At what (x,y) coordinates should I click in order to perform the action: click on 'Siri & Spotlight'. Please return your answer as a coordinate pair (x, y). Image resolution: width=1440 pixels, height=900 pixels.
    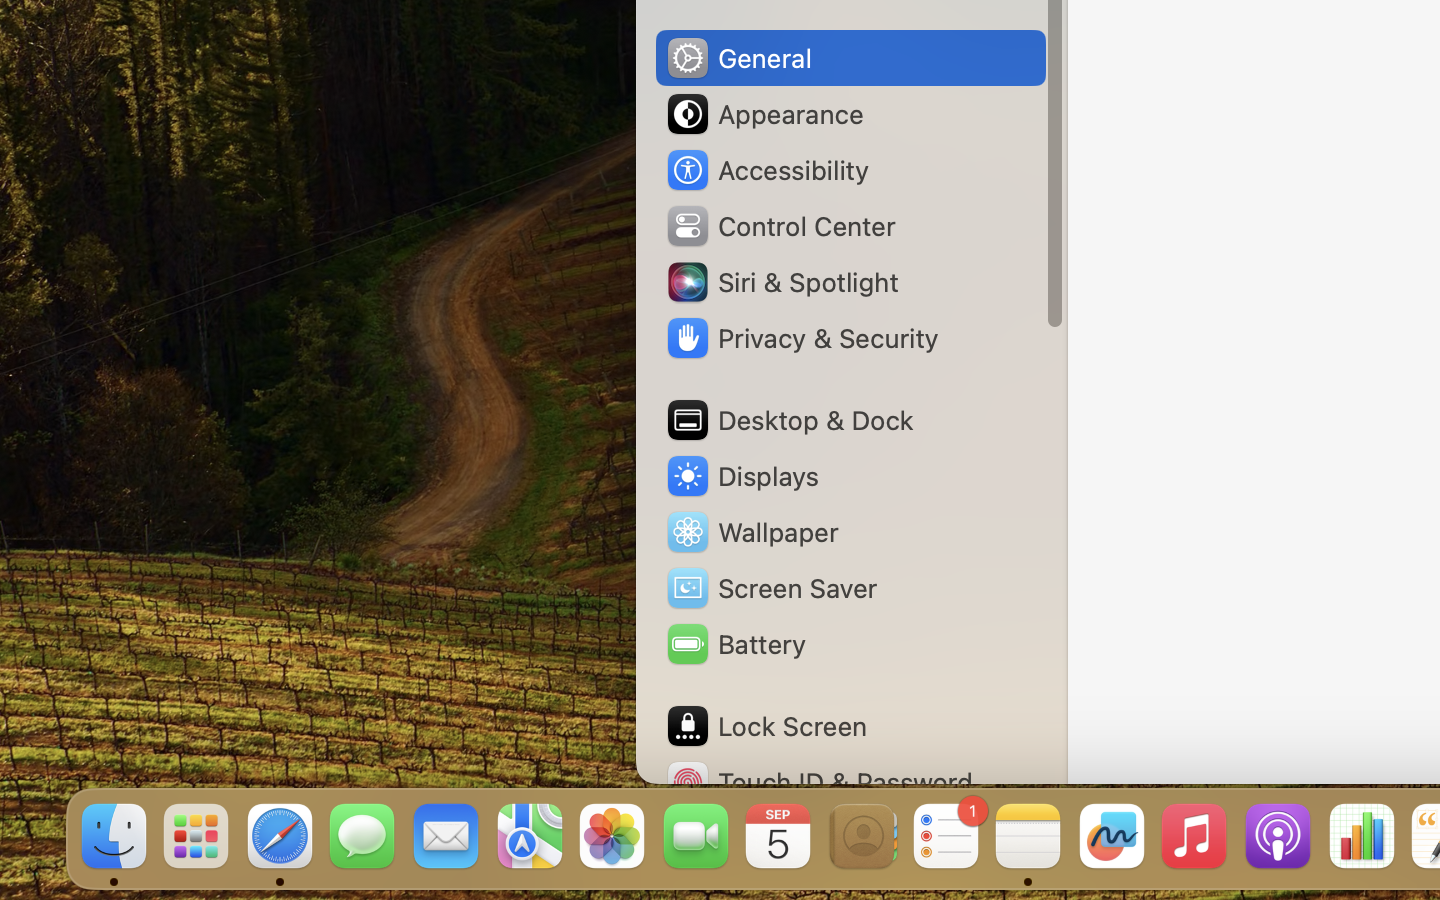
    Looking at the image, I should click on (781, 280).